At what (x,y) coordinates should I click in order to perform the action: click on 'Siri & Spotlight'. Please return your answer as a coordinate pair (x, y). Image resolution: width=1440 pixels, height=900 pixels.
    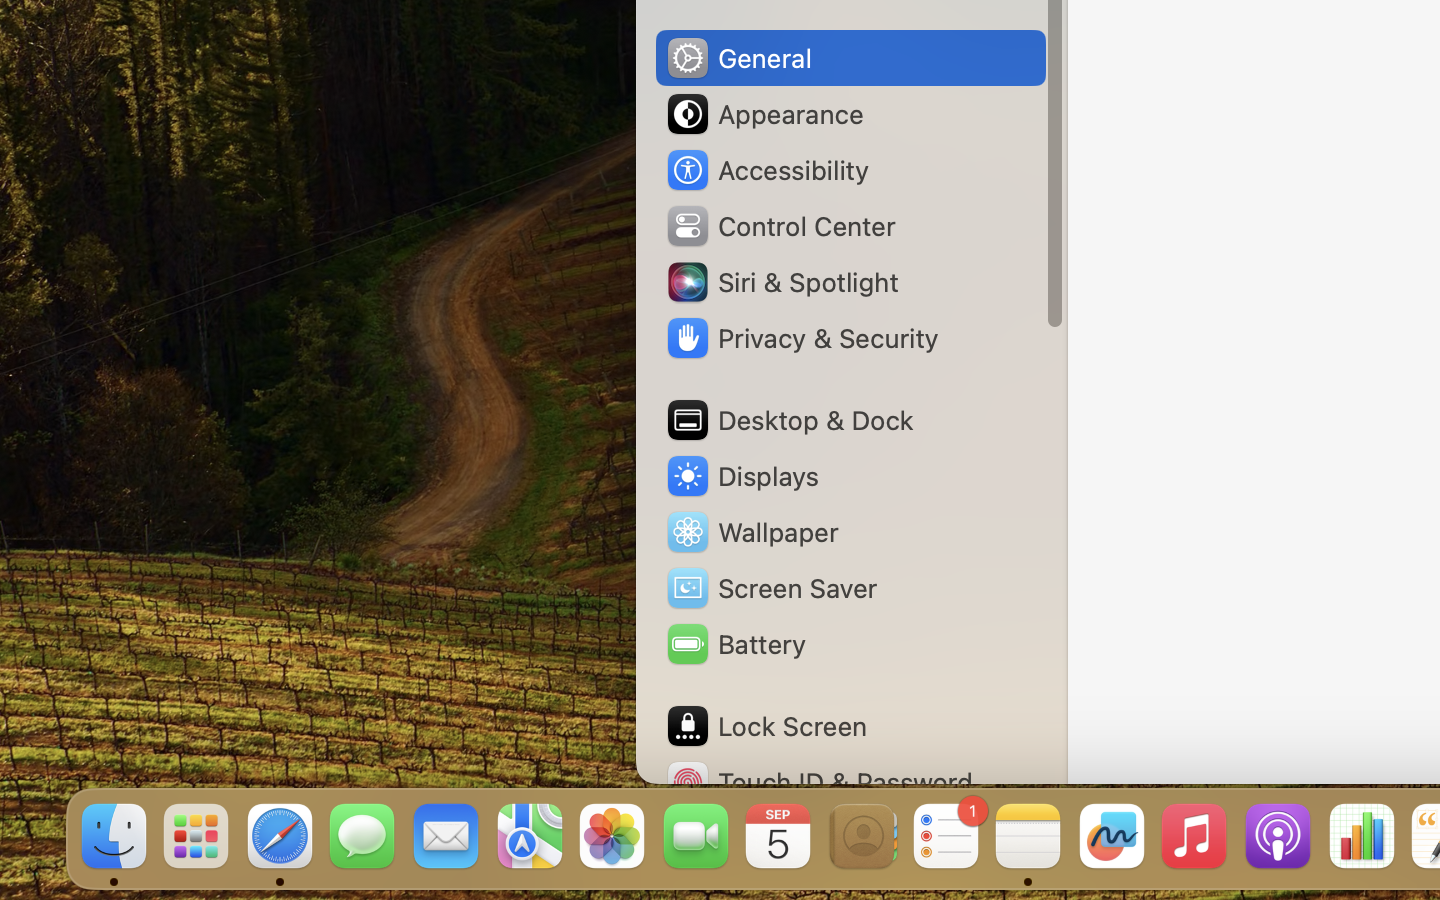
    Looking at the image, I should click on (781, 280).